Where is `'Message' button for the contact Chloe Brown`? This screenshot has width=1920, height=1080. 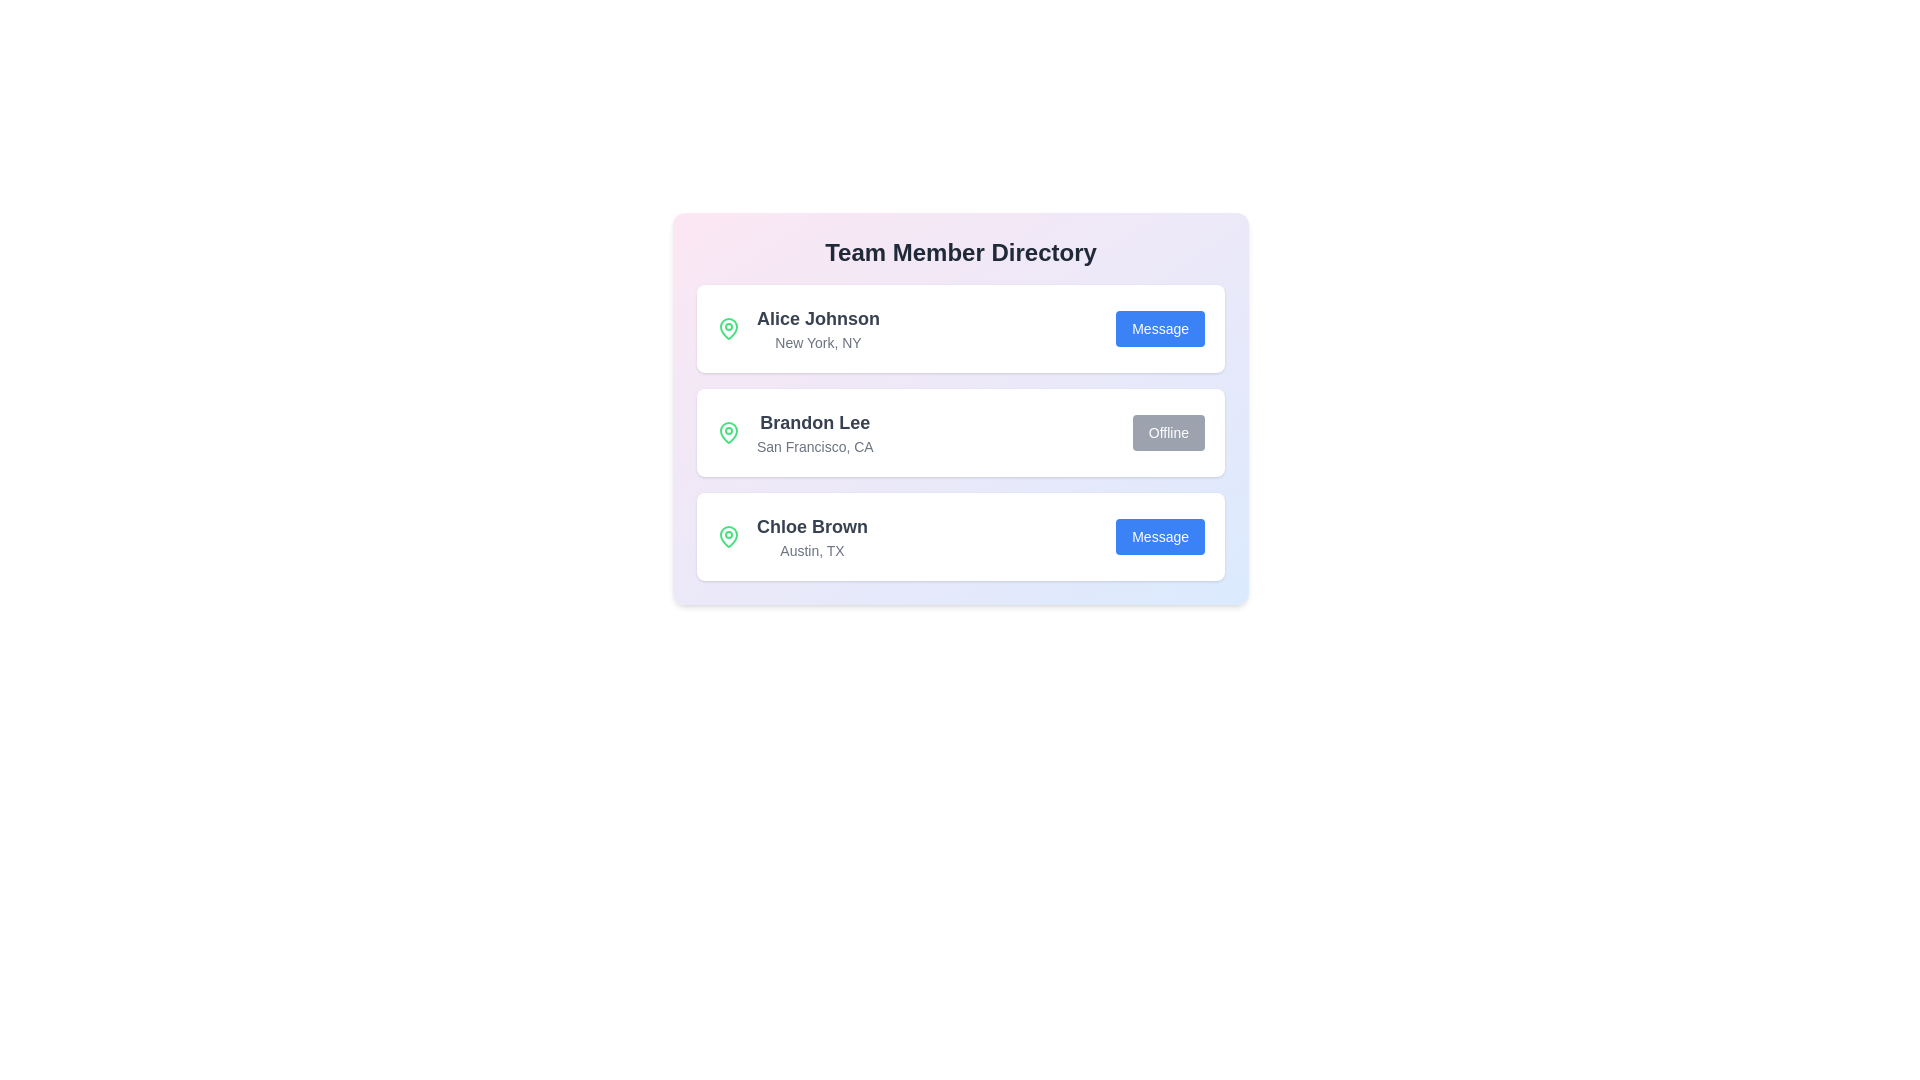
'Message' button for the contact Chloe Brown is located at coordinates (1160, 535).